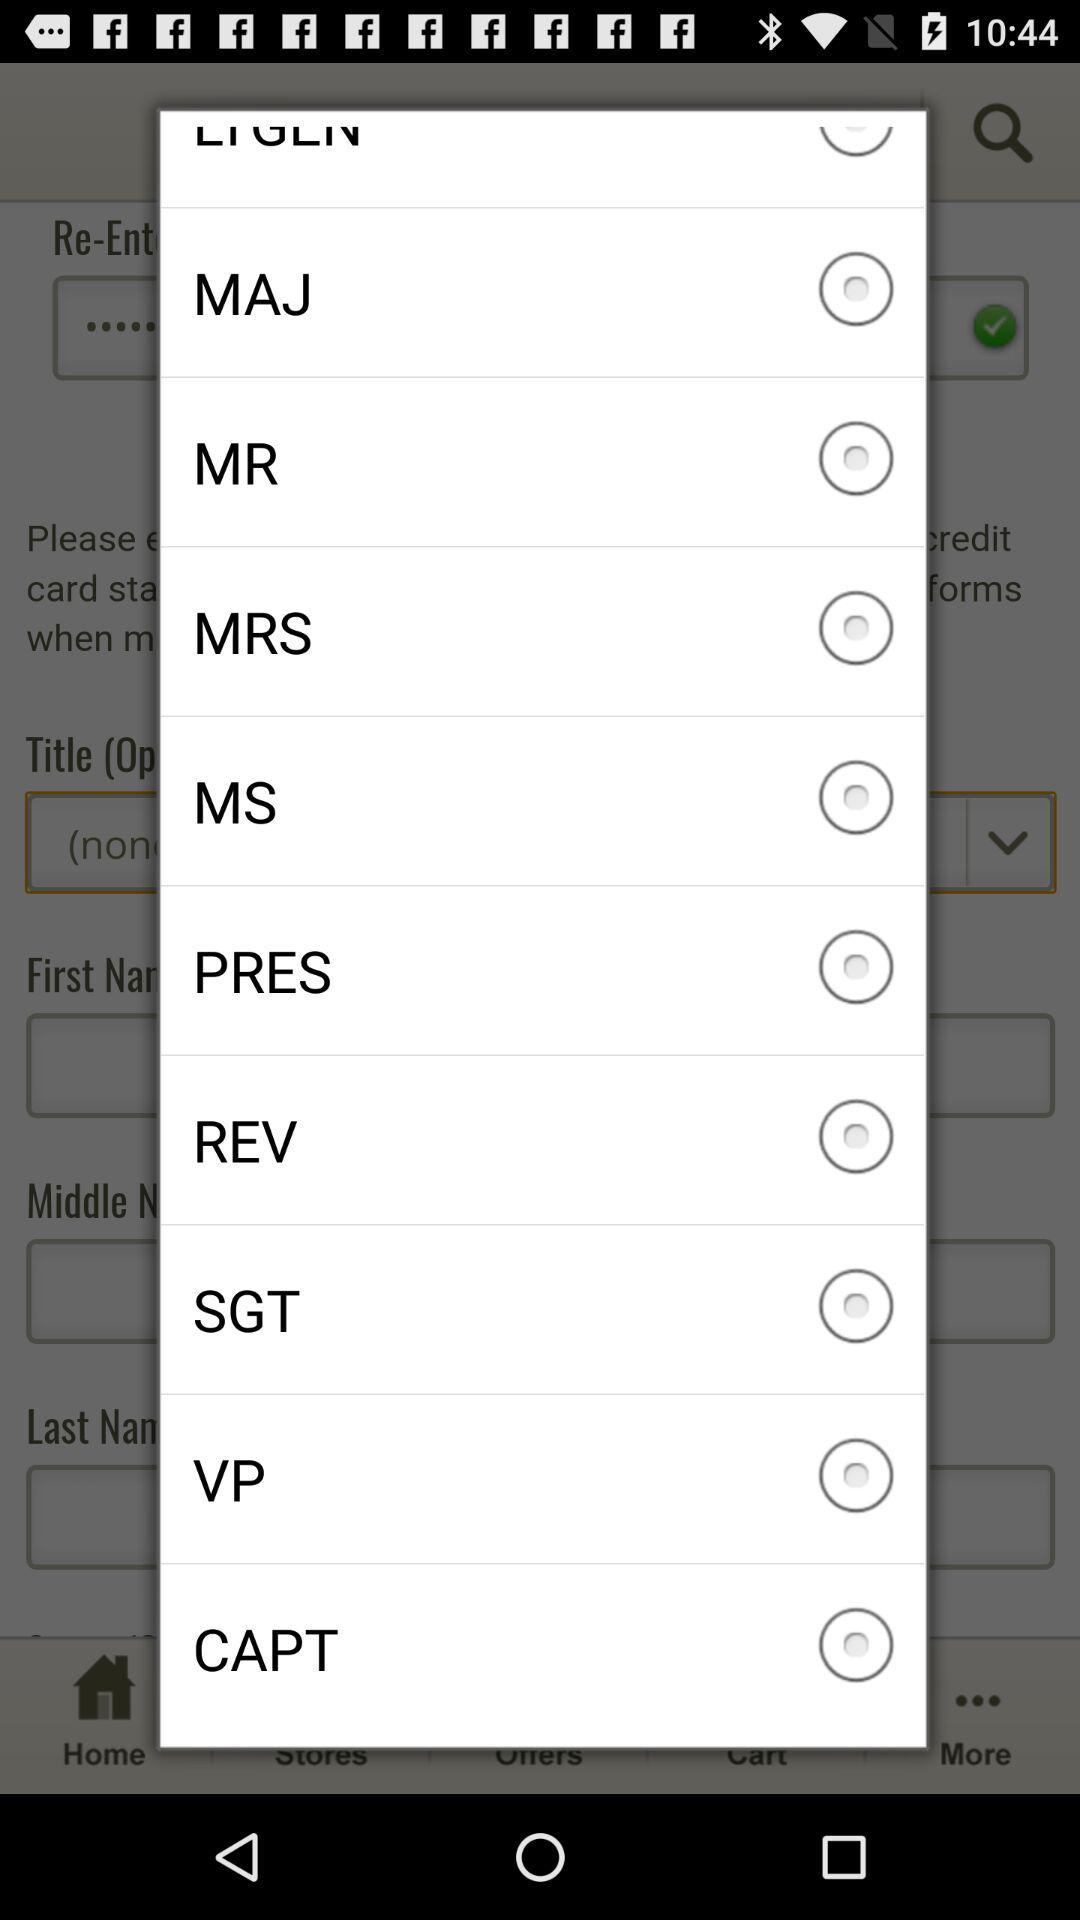 The height and width of the screenshot is (1920, 1080). What do you see at coordinates (542, 1140) in the screenshot?
I see `the icon above the sgt checkbox` at bounding box center [542, 1140].